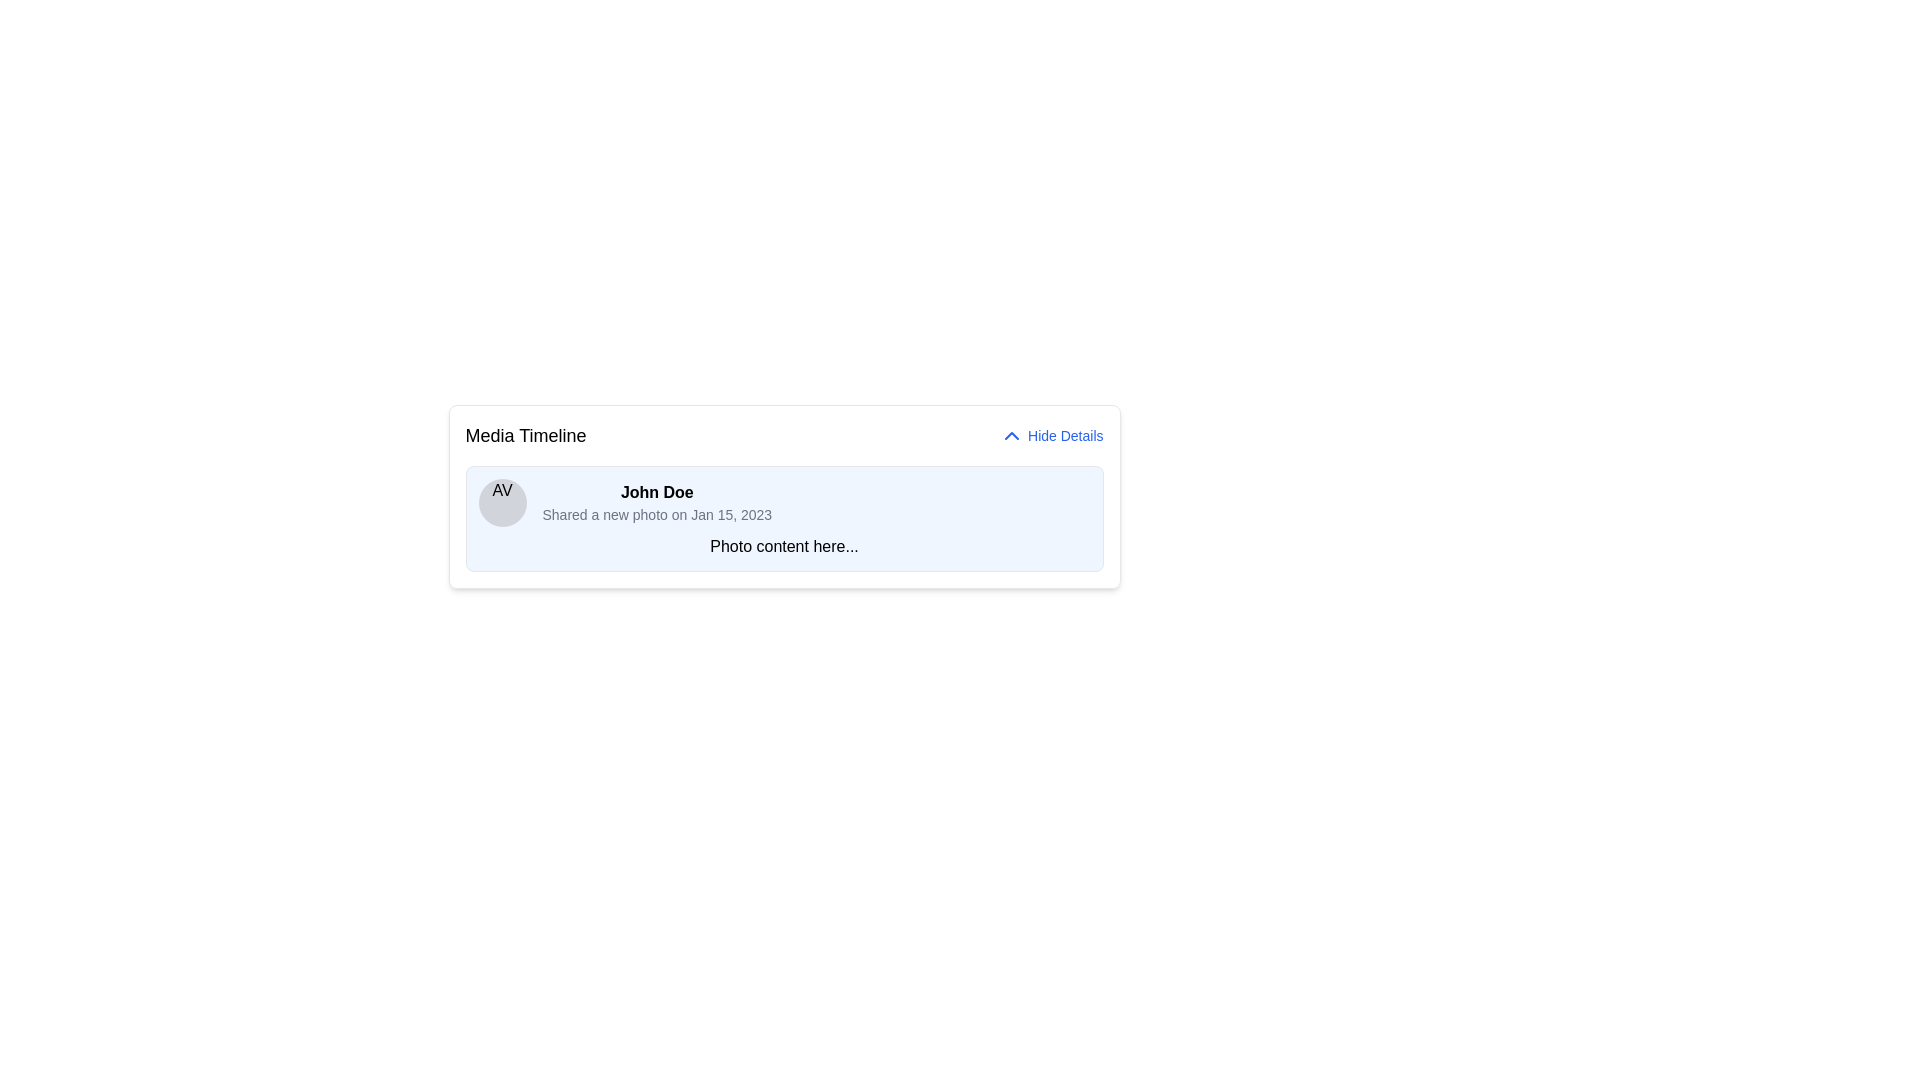 The width and height of the screenshot is (1920, 1080). I want to click on the chevron-up icon located at the top-right corner of the 'Media Timeline' section, so click(1012, 434).